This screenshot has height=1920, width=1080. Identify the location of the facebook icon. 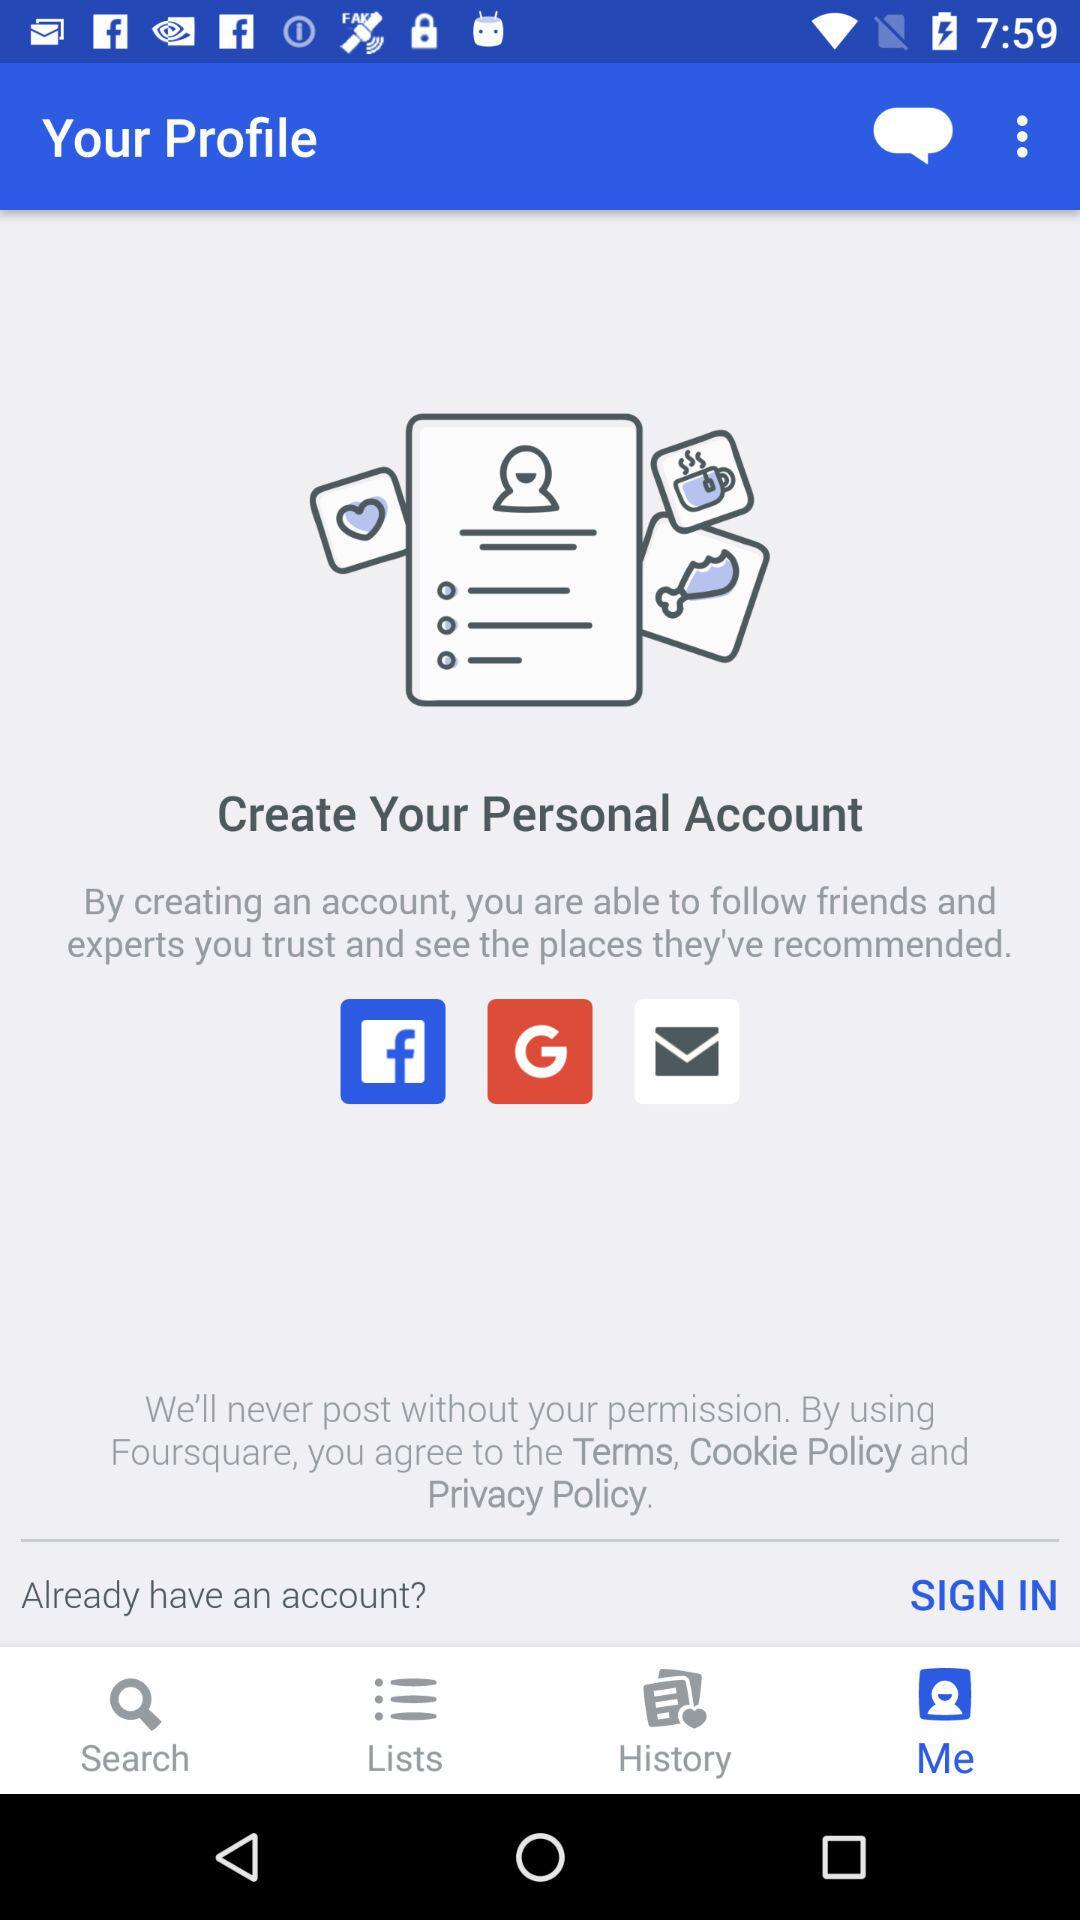
(393, 1050).